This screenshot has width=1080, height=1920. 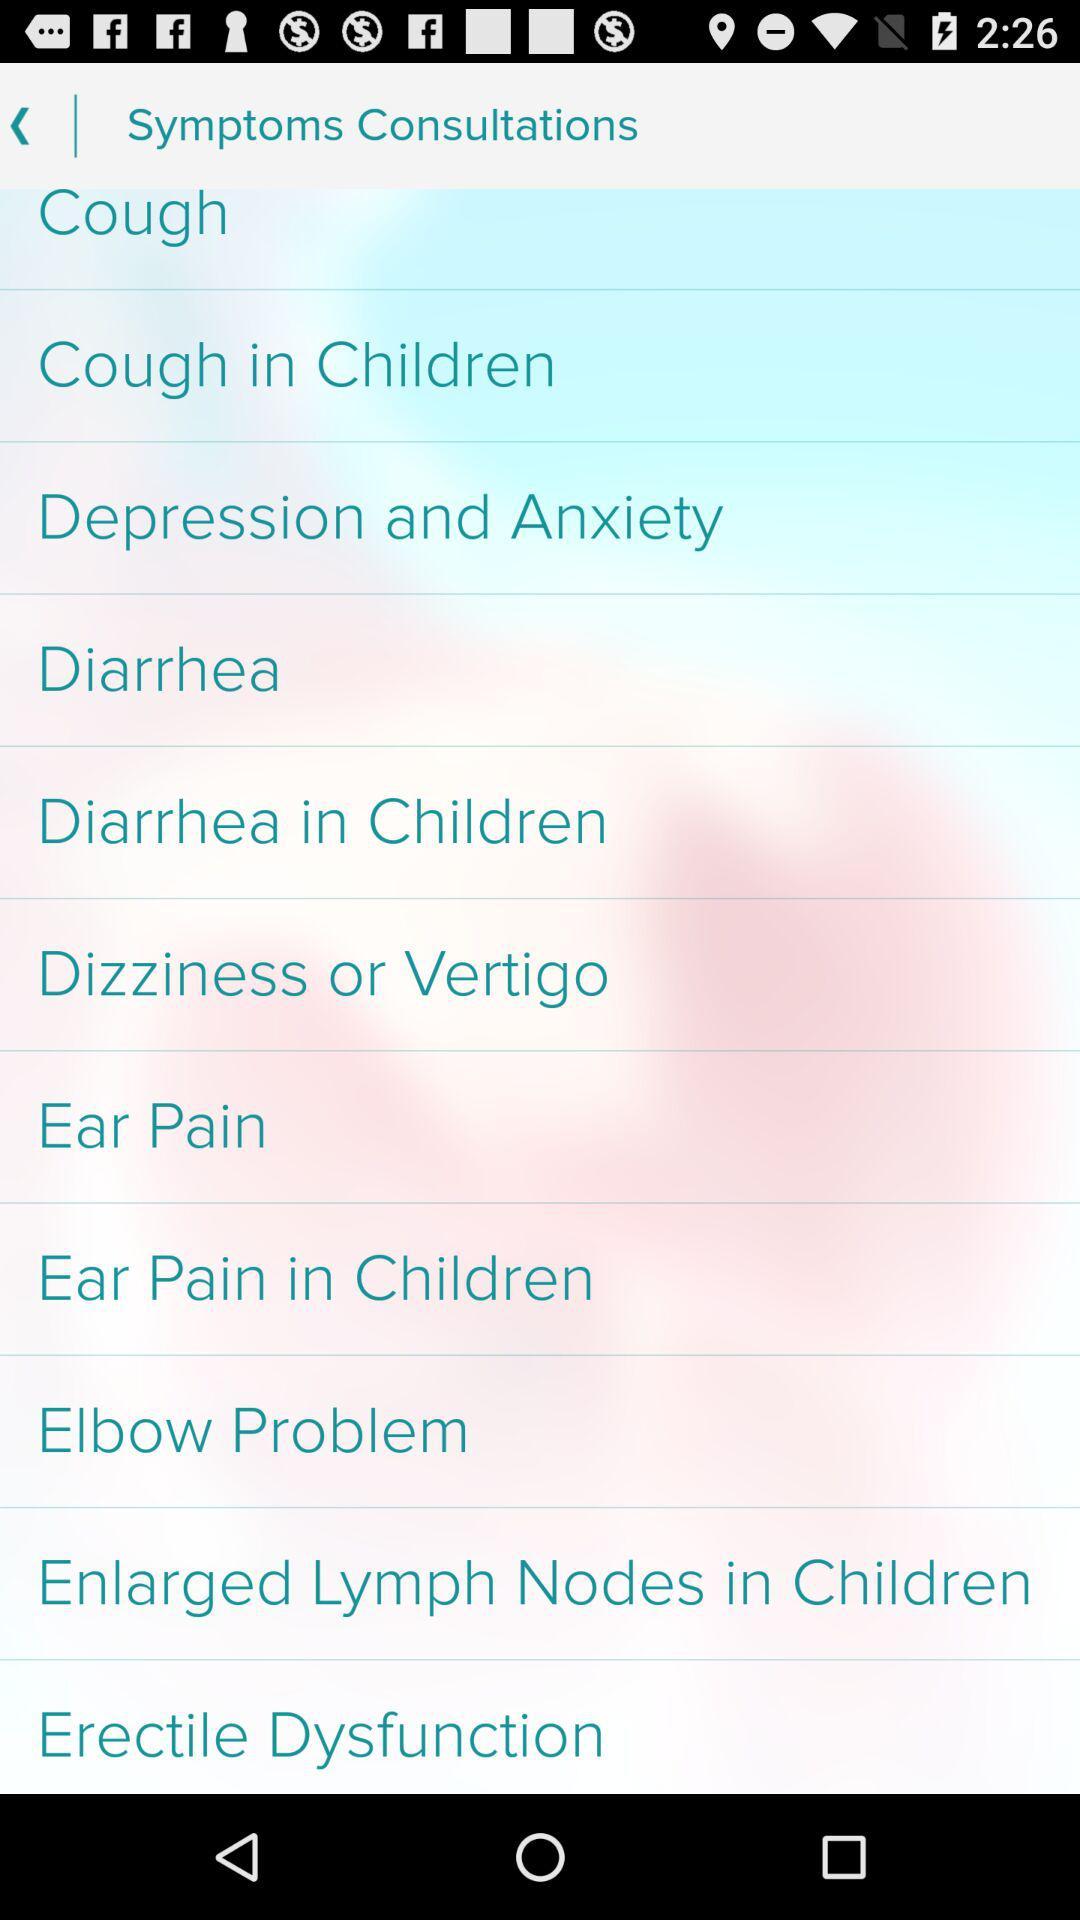 What do you see at coordinates (540, 1430) in the screenshot?
I see `the elbow problem icon` at bounding box center [540, 1430].